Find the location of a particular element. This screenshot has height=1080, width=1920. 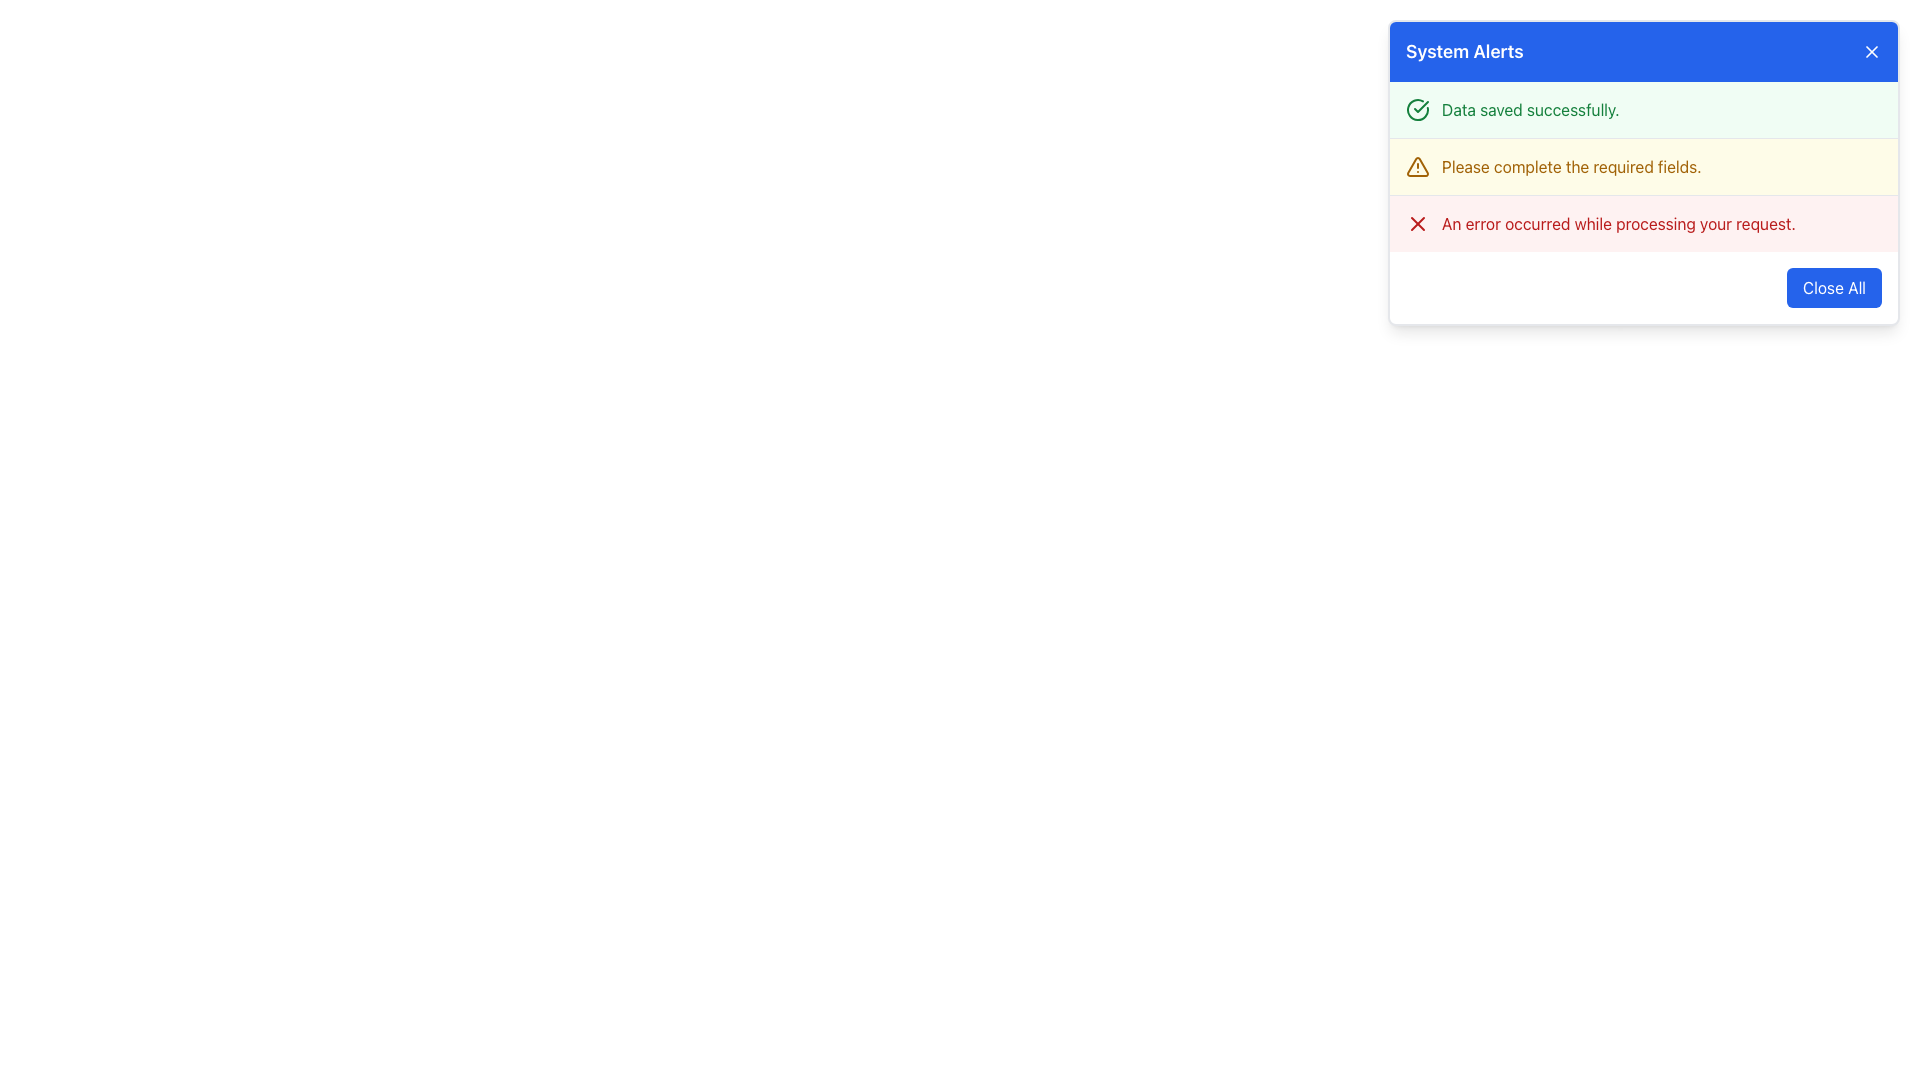

the triangle warning icon component located in the second row of icons in the top-right section of the notification card is located at coordinates (1416, 165).